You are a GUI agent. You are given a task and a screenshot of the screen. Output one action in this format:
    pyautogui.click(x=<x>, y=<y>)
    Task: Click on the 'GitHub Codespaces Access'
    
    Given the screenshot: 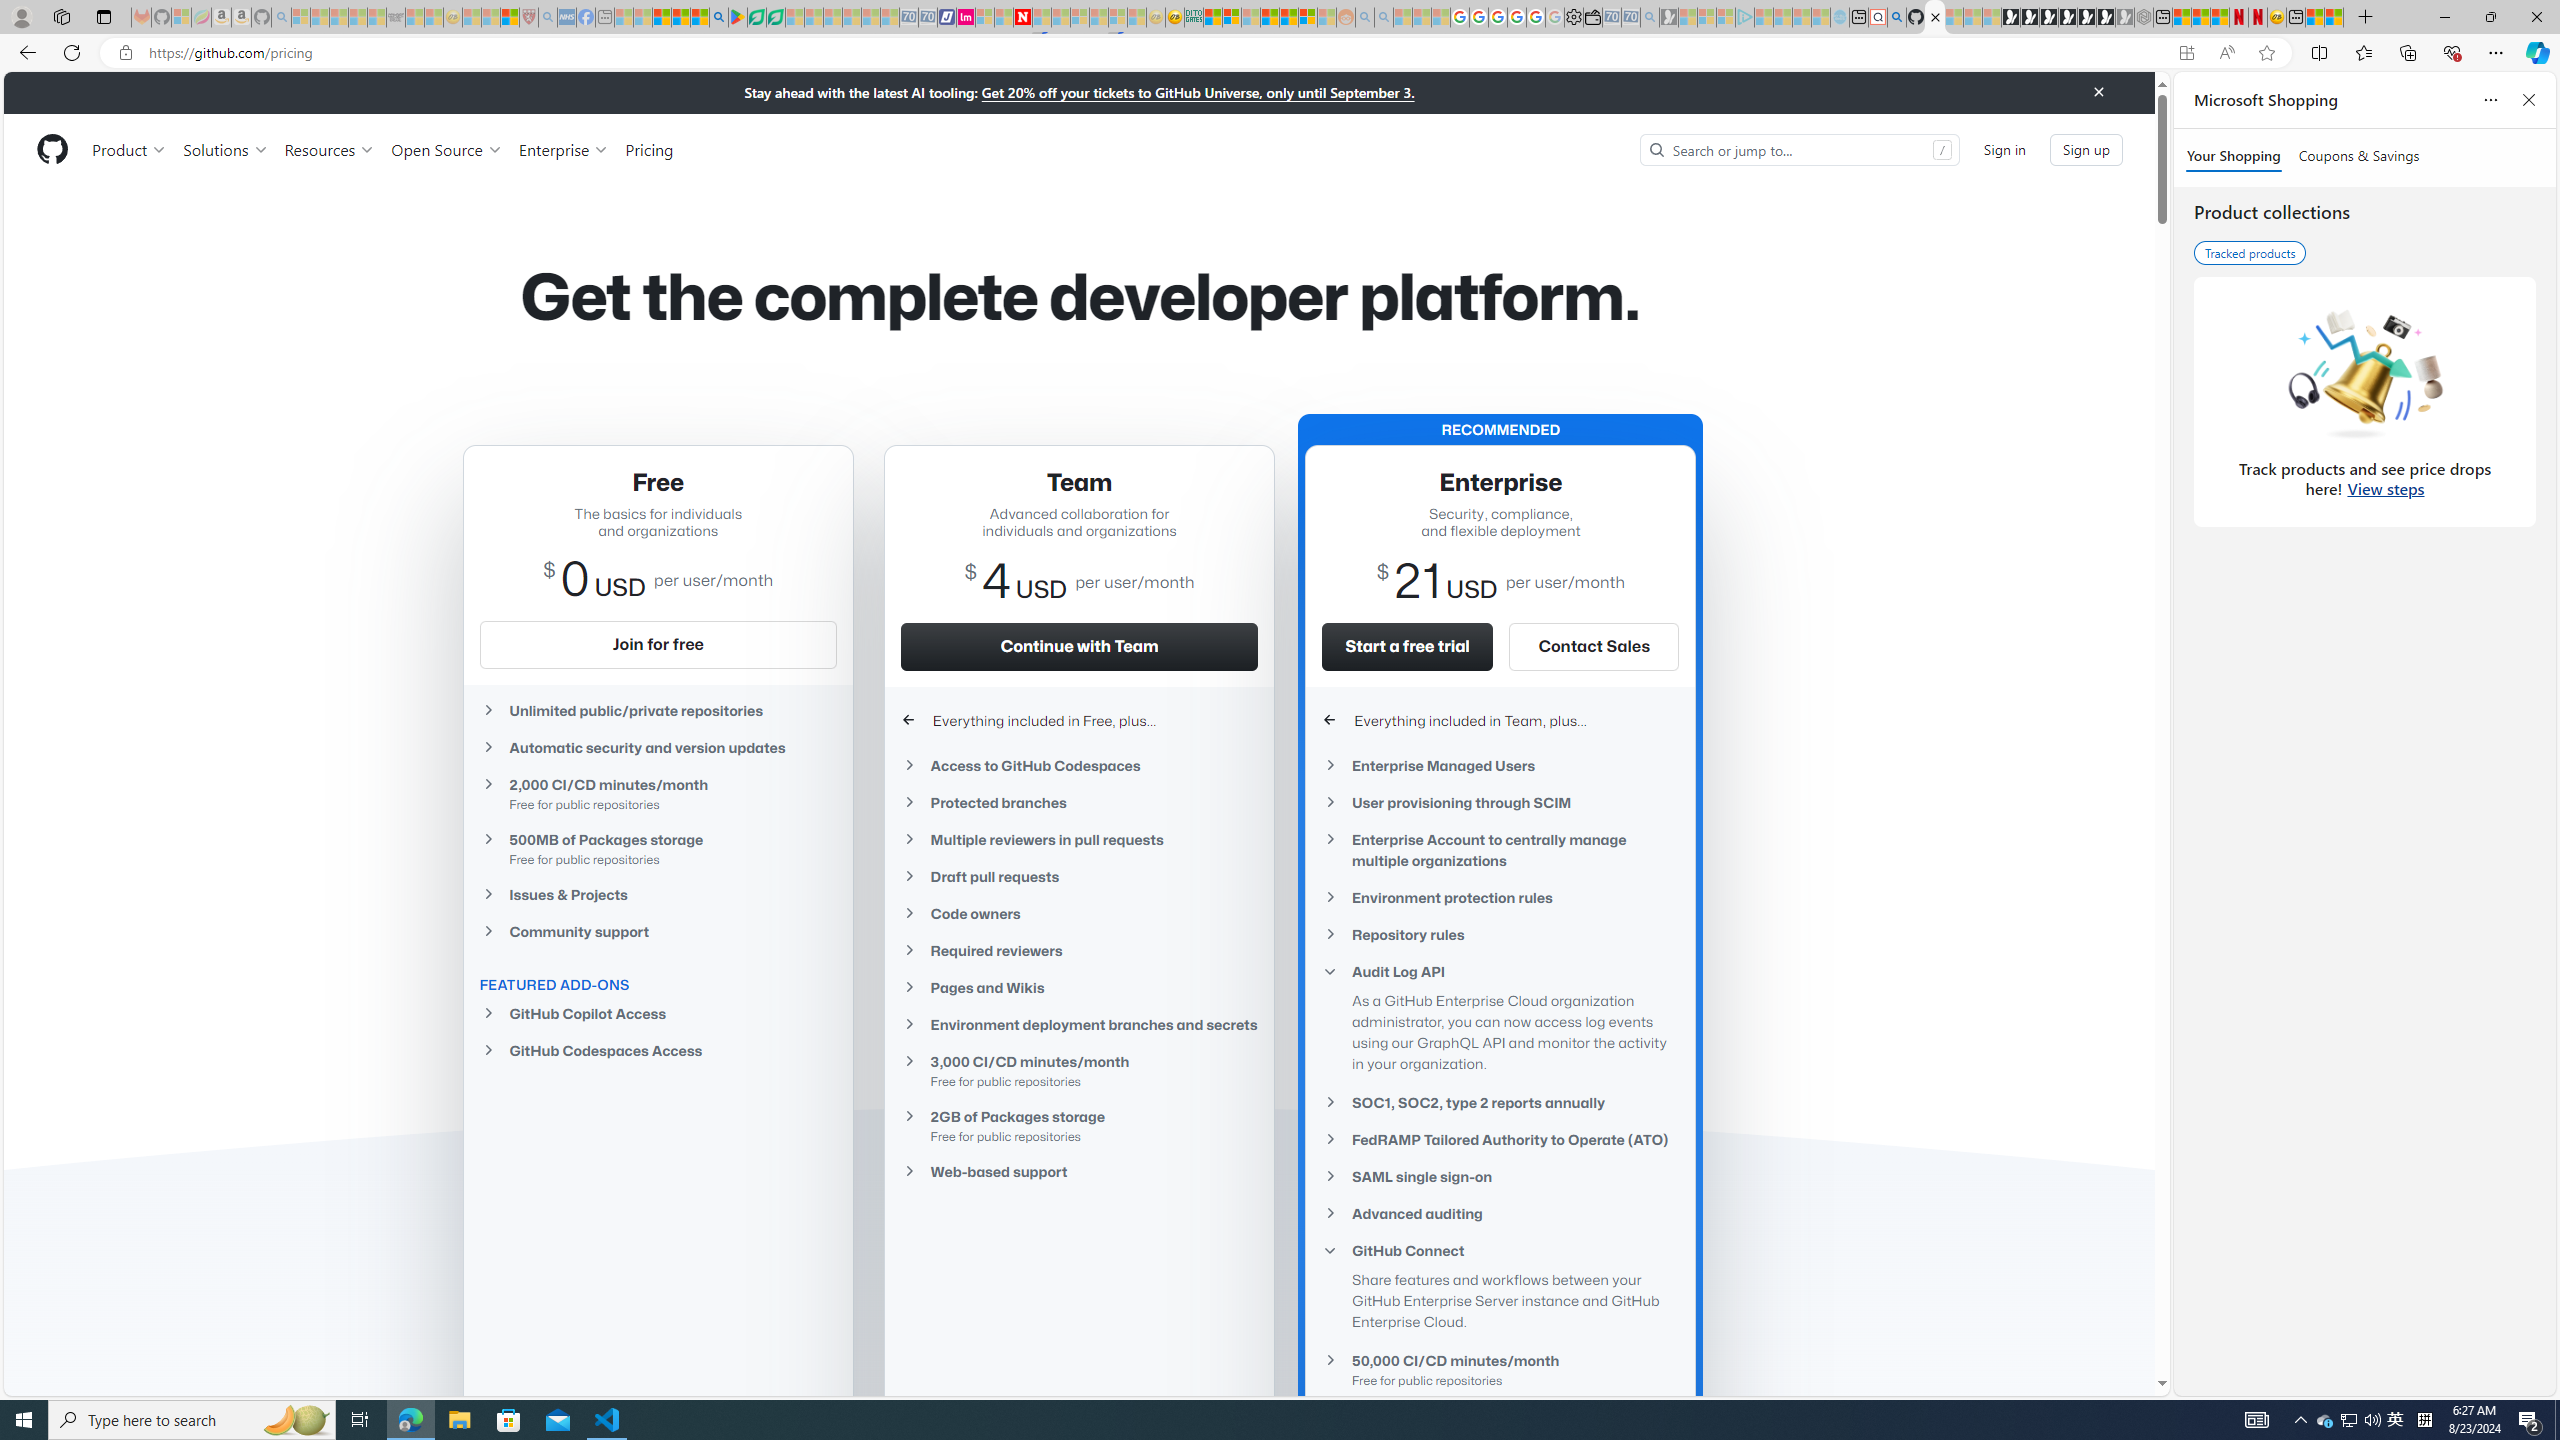 What is the action you would take?
    pyautogui.click(x=656, y=1049)
    